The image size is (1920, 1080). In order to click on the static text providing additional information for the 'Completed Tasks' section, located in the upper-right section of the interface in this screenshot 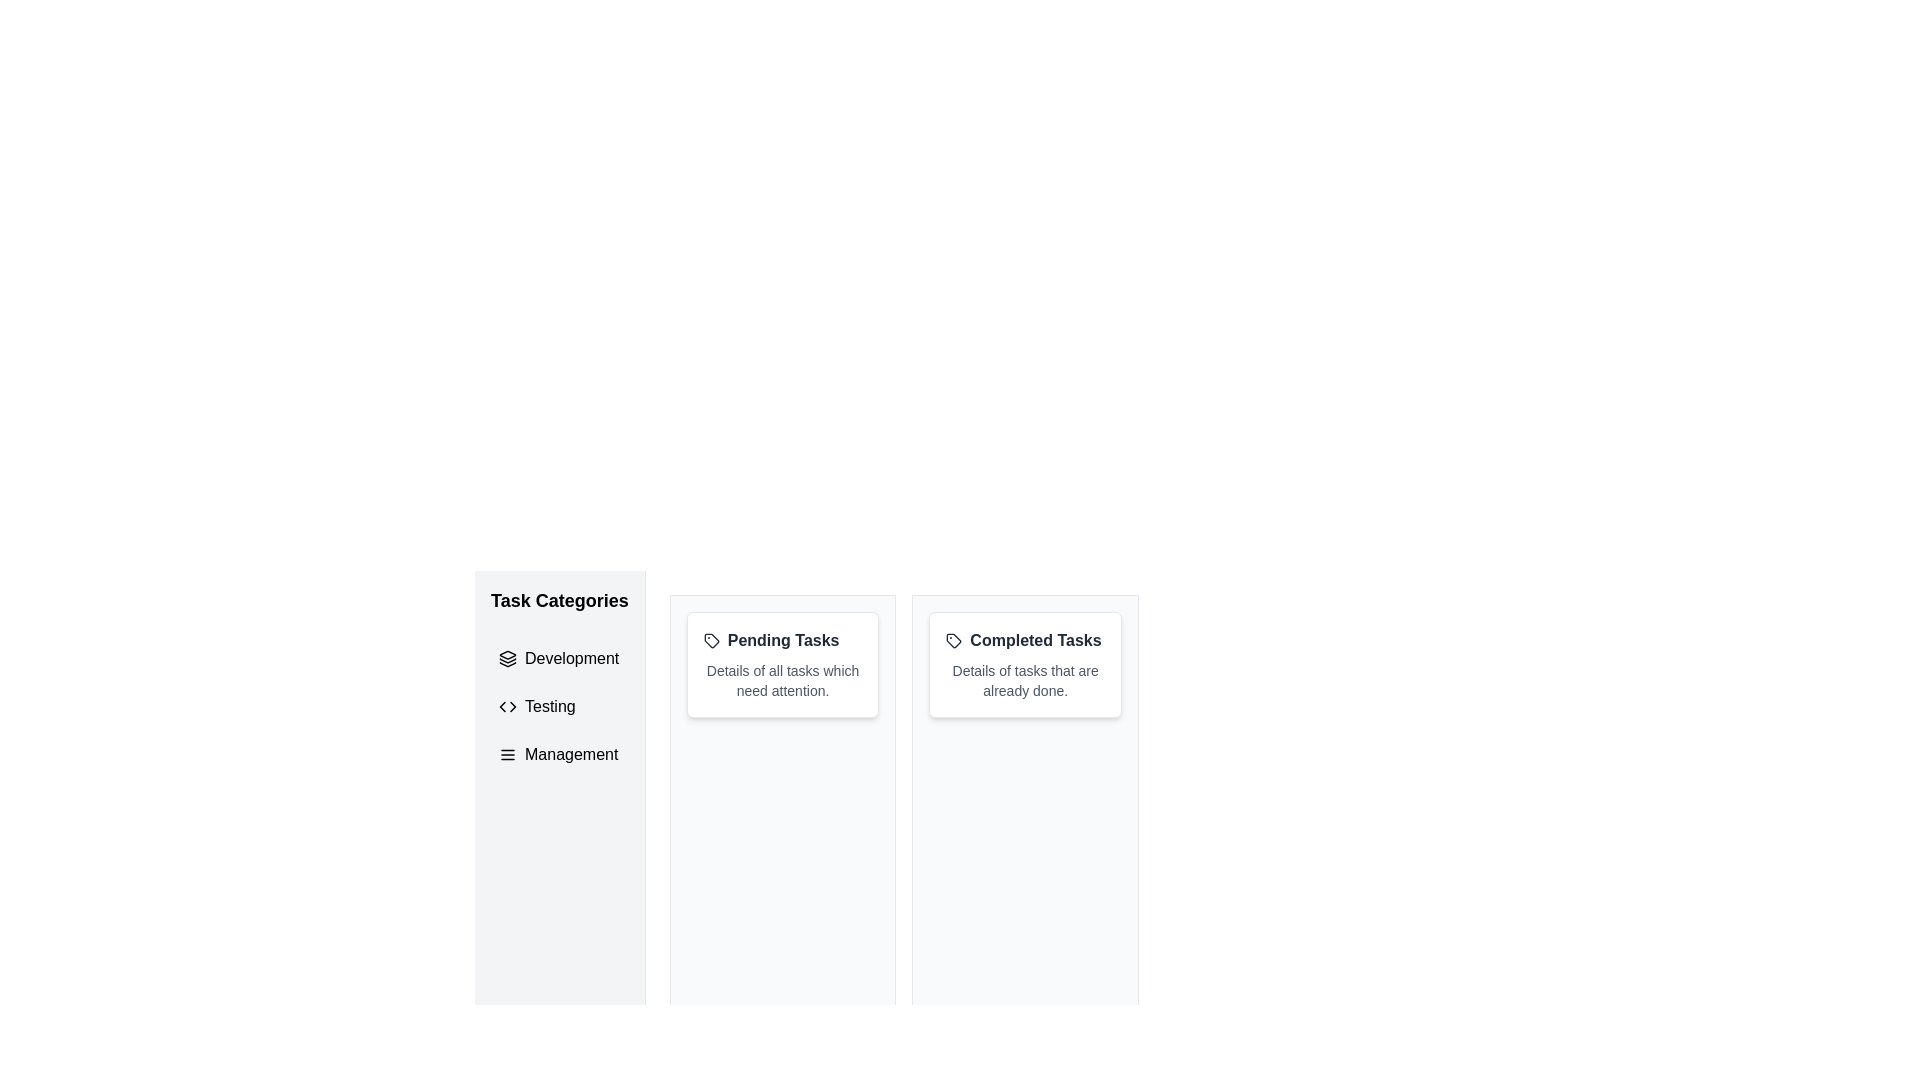, I will do `click(1025, 680)`.